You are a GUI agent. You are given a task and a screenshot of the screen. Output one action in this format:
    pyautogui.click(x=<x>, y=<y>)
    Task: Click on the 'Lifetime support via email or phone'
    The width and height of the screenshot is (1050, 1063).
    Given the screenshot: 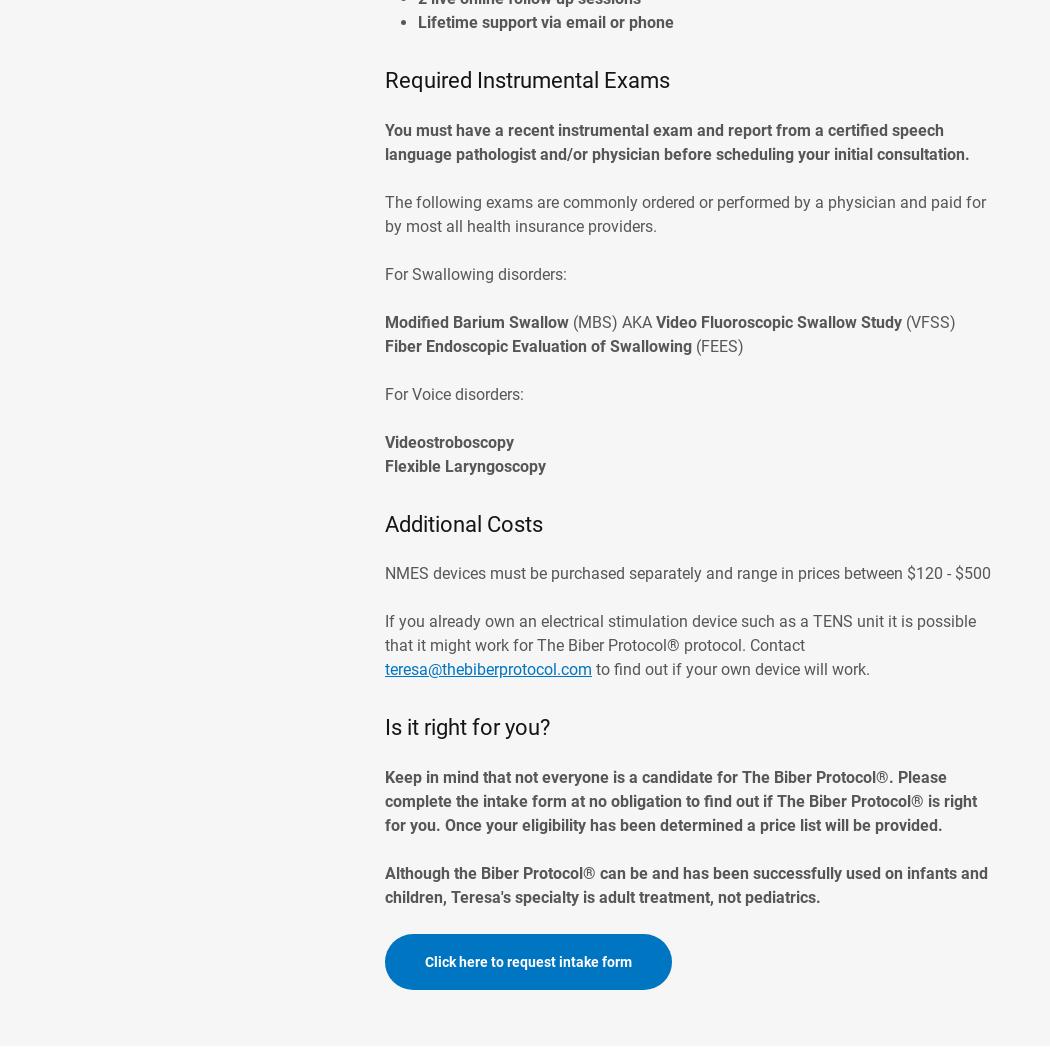 What is the action you would take?
    pyautogui.click(x=547, y=22)
    